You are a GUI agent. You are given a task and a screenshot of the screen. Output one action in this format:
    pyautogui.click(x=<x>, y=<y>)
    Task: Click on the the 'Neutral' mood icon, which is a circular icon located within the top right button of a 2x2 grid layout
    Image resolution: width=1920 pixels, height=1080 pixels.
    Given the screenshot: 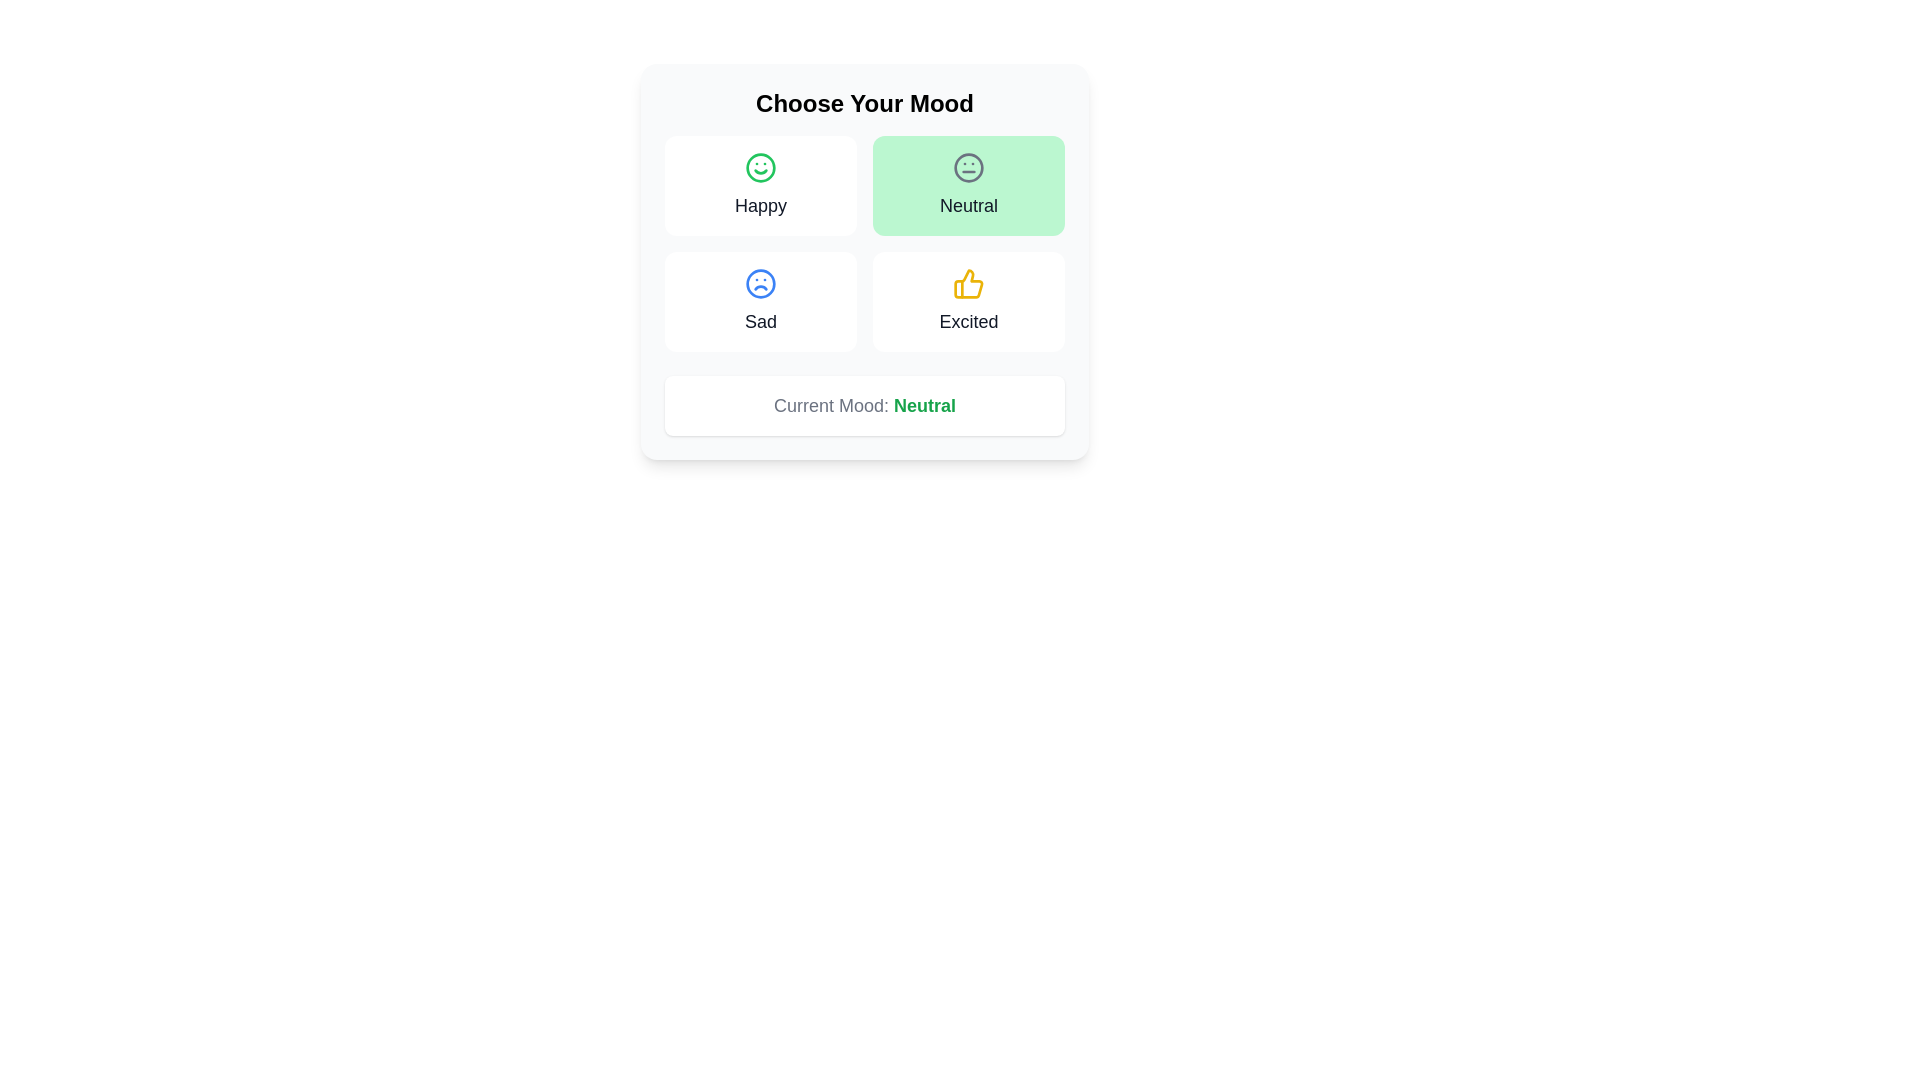 What is the action you would take?
    pyautogui.click(x=969, y=167)
    